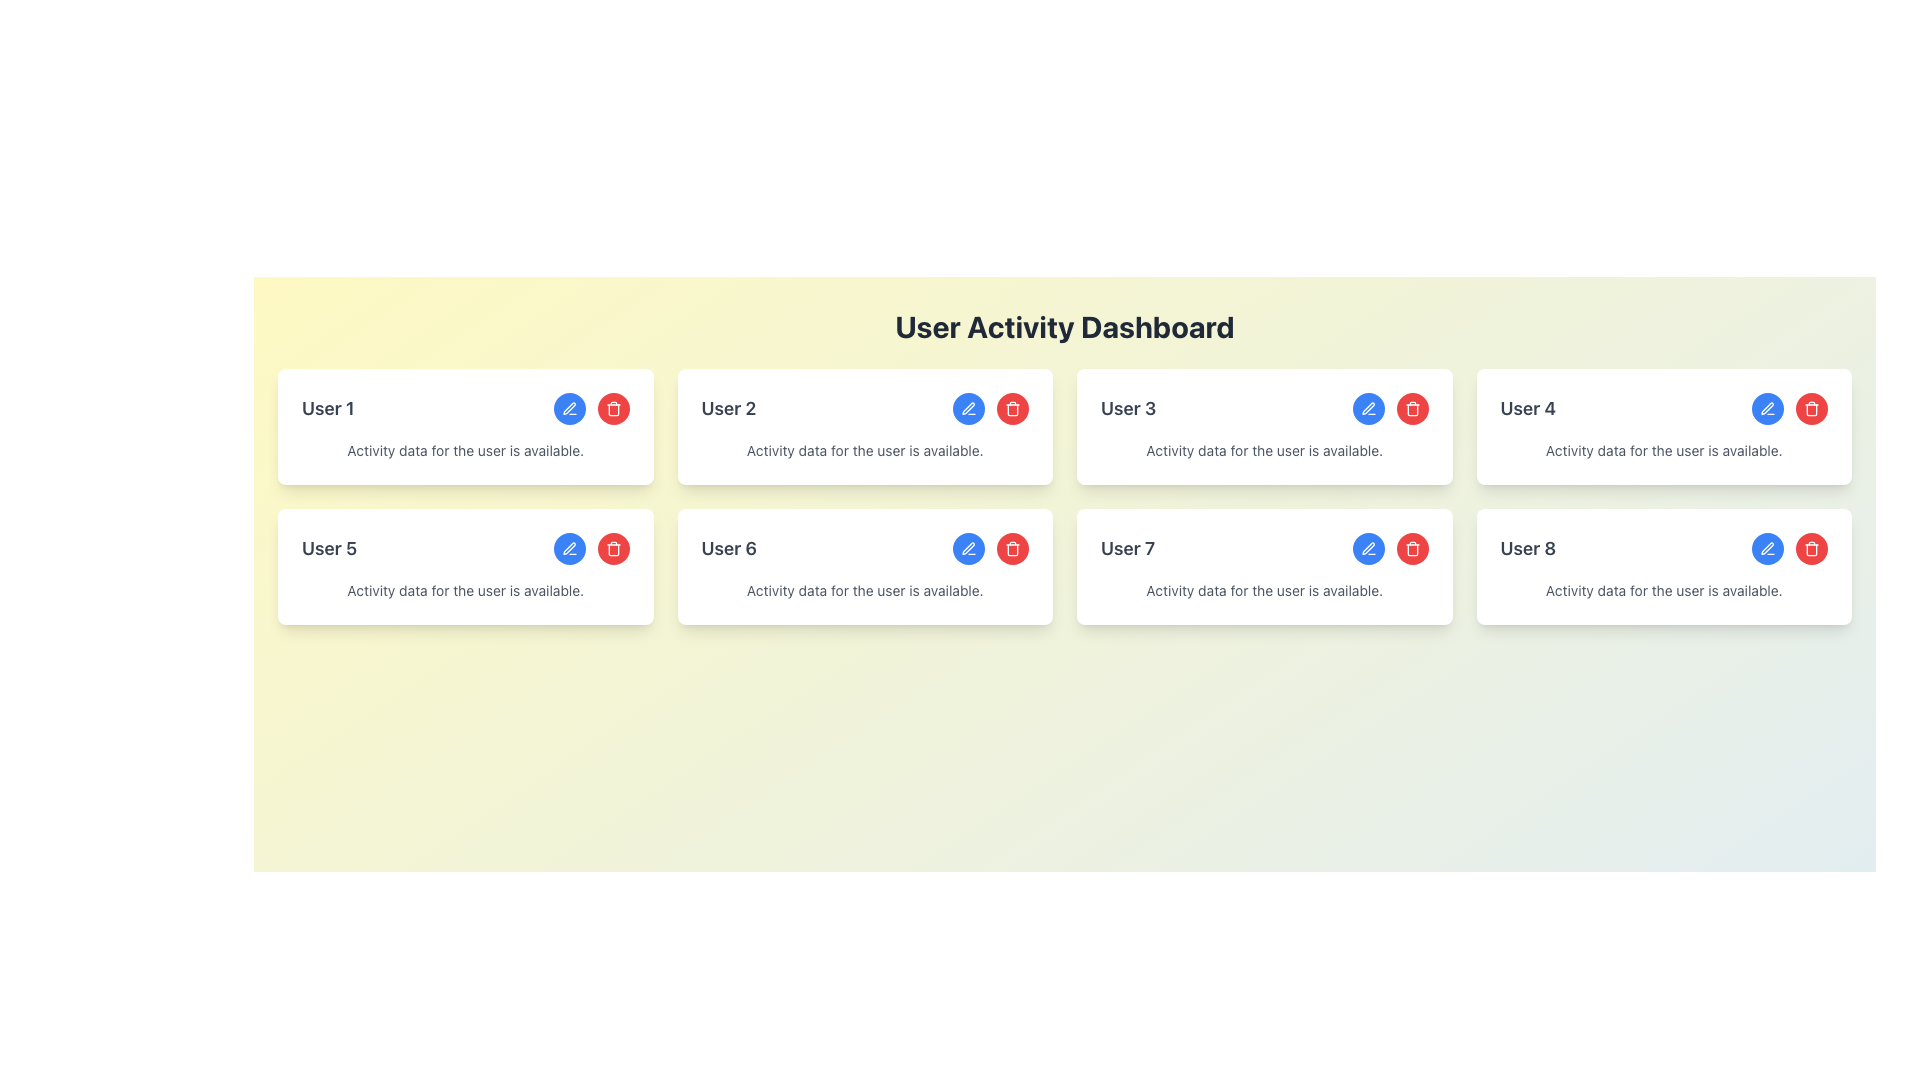 Image resolution: width=1920 pixels, height=1080 pixels. Describe the element at coordinates (464, 589) in the screenshot. I see `the static informational text that reads 'Activity data for the user is available.' located within the card titled 'User 5'` at that location.